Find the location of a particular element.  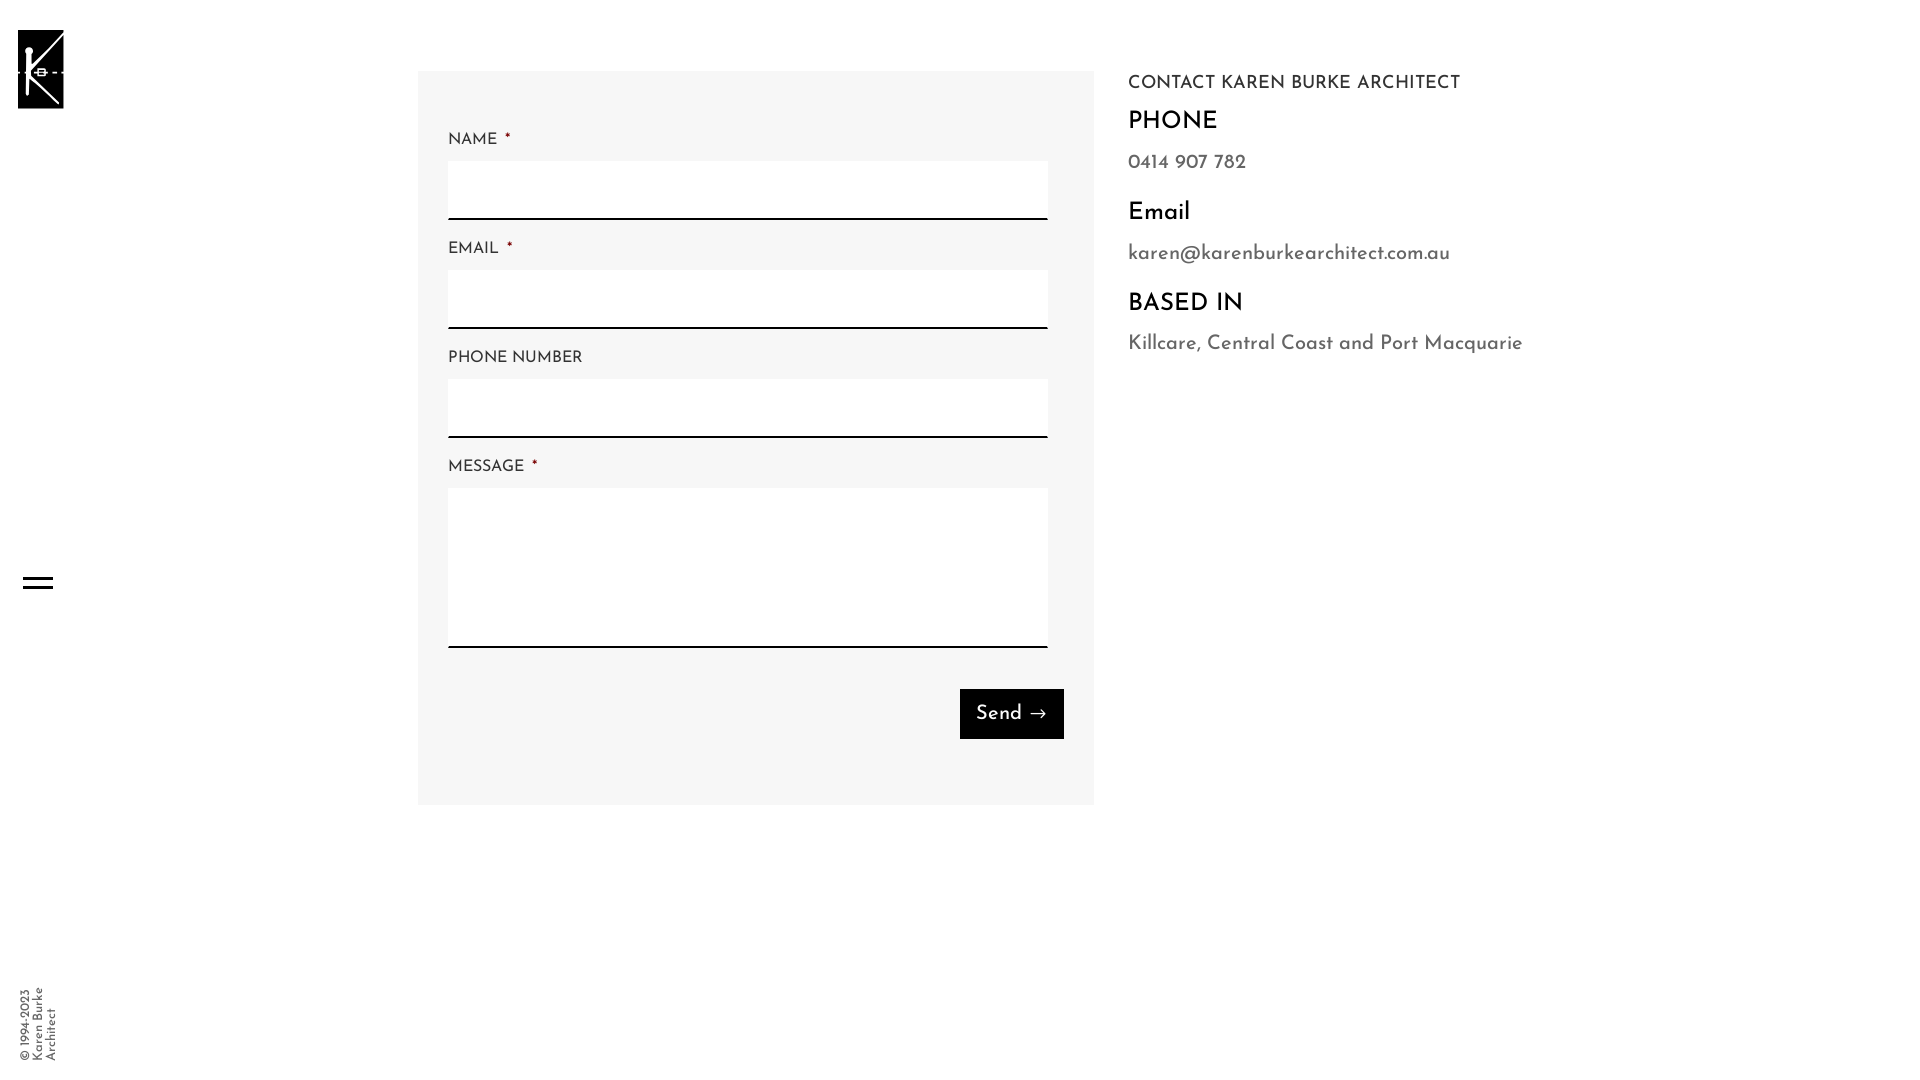

'Send' is located at coordinates (1012, 712).